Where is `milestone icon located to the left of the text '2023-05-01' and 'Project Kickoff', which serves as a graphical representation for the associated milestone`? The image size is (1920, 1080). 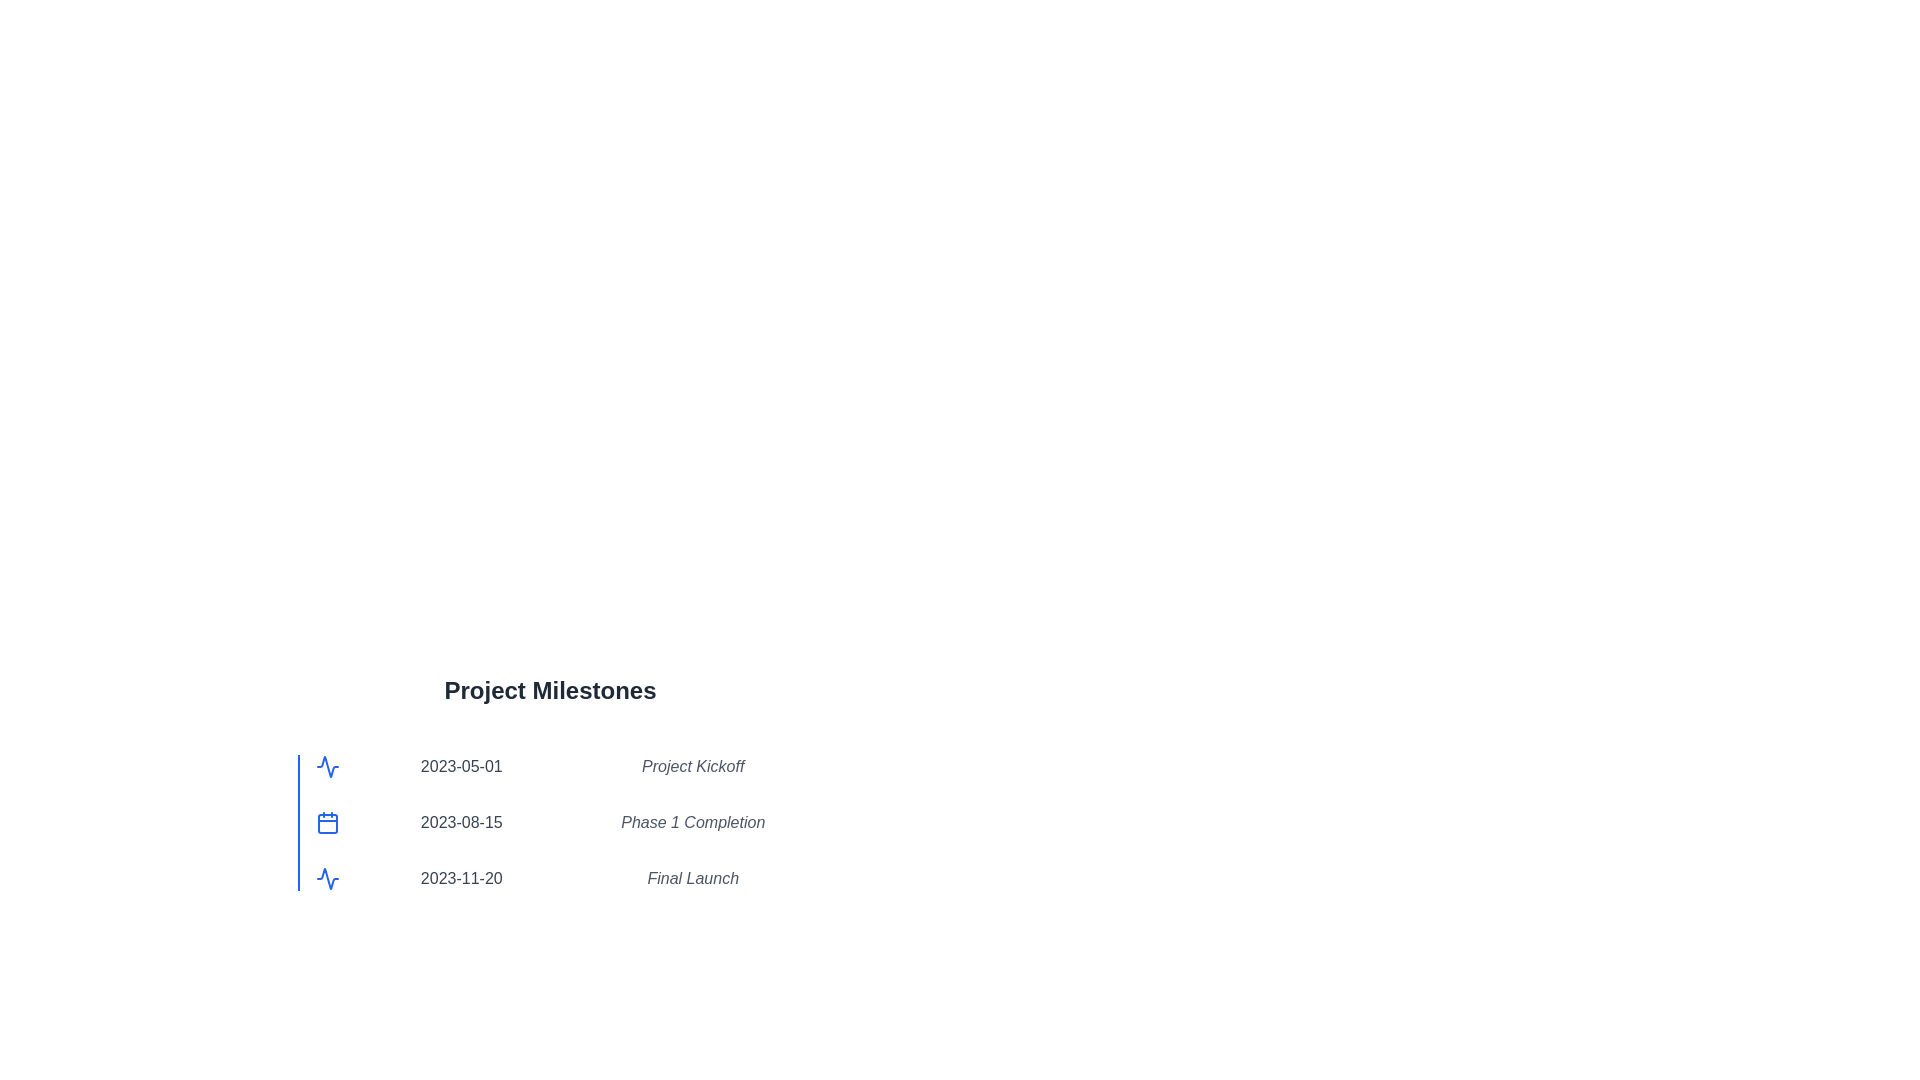 milestone icon located to the left of the text '2023-05-01' and 'Project Kickoff', which serves as a graphical representation for the associated milestone is located at coordinates (327, 766).